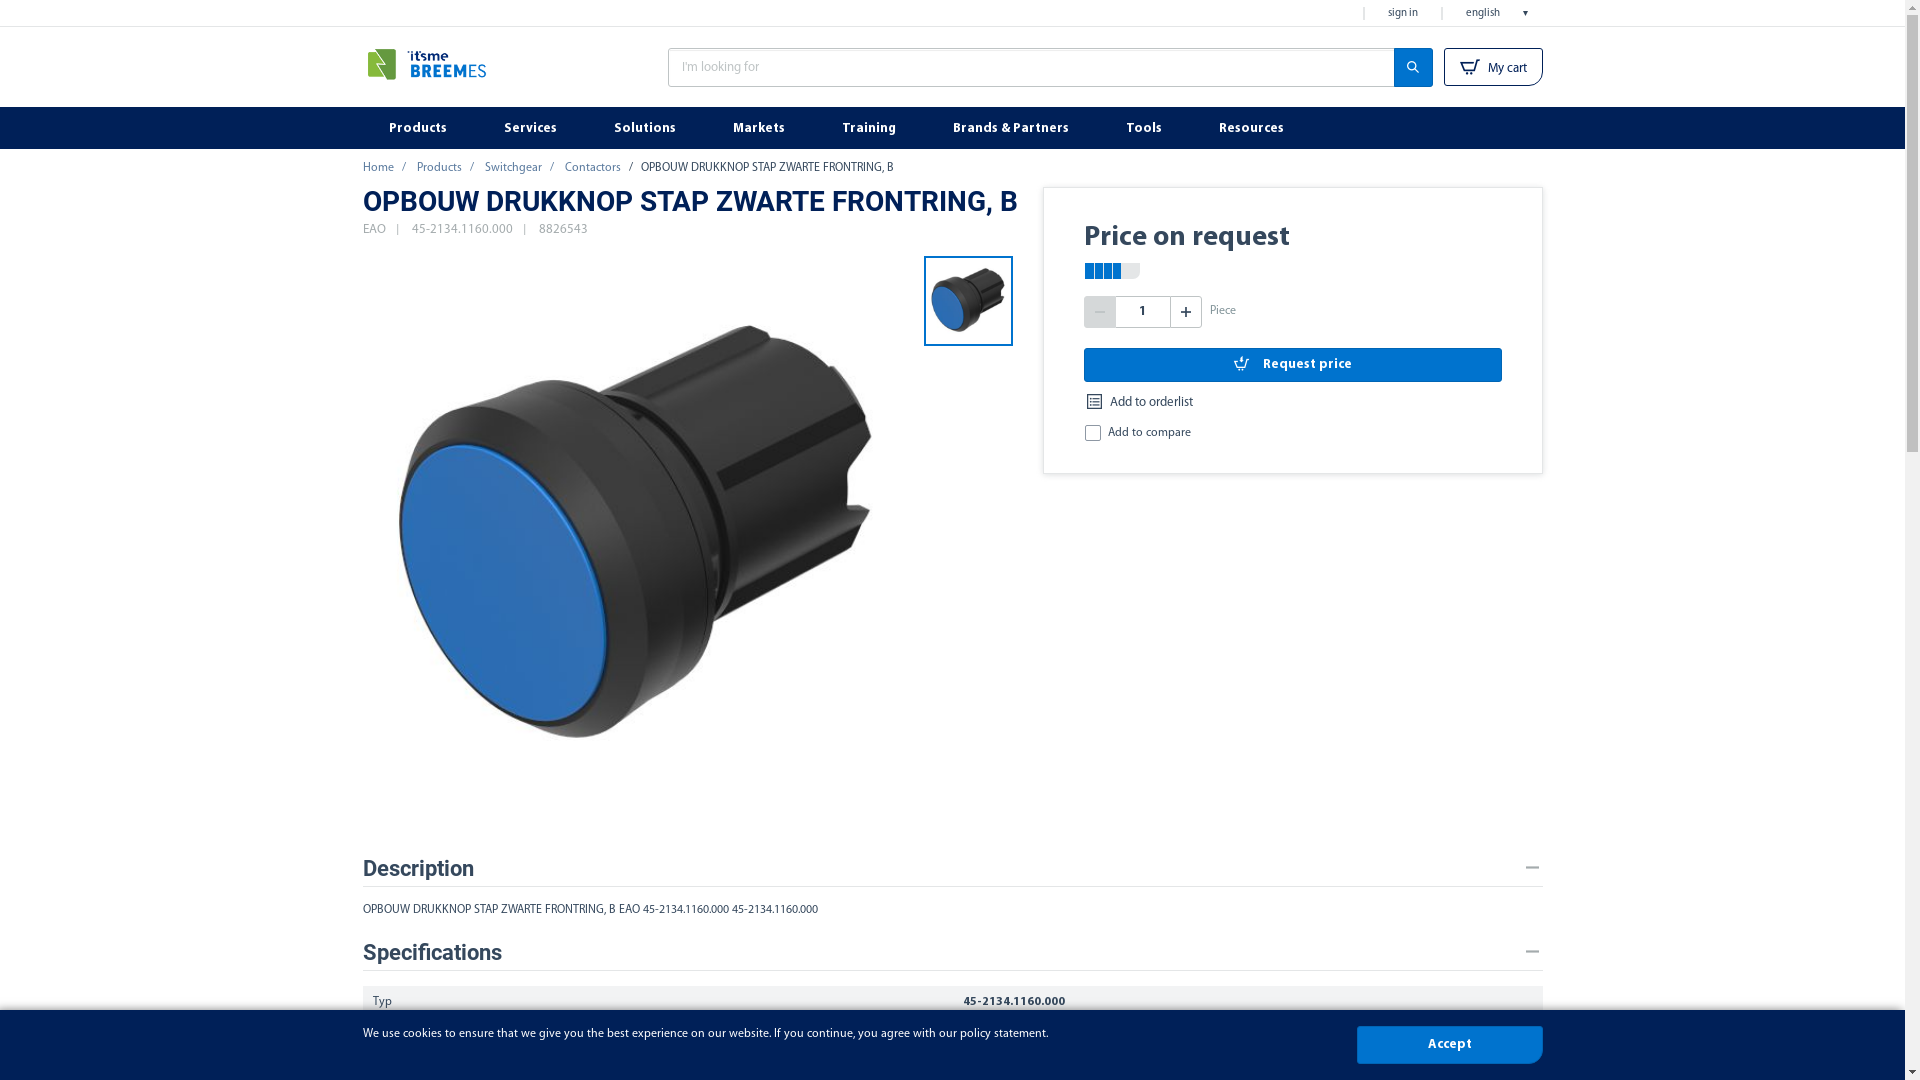 This screenshot has height=1080, width=1920. Describe the element at coordinates (647, 127) in the screenshot. I see `'Solutions'` at that location.